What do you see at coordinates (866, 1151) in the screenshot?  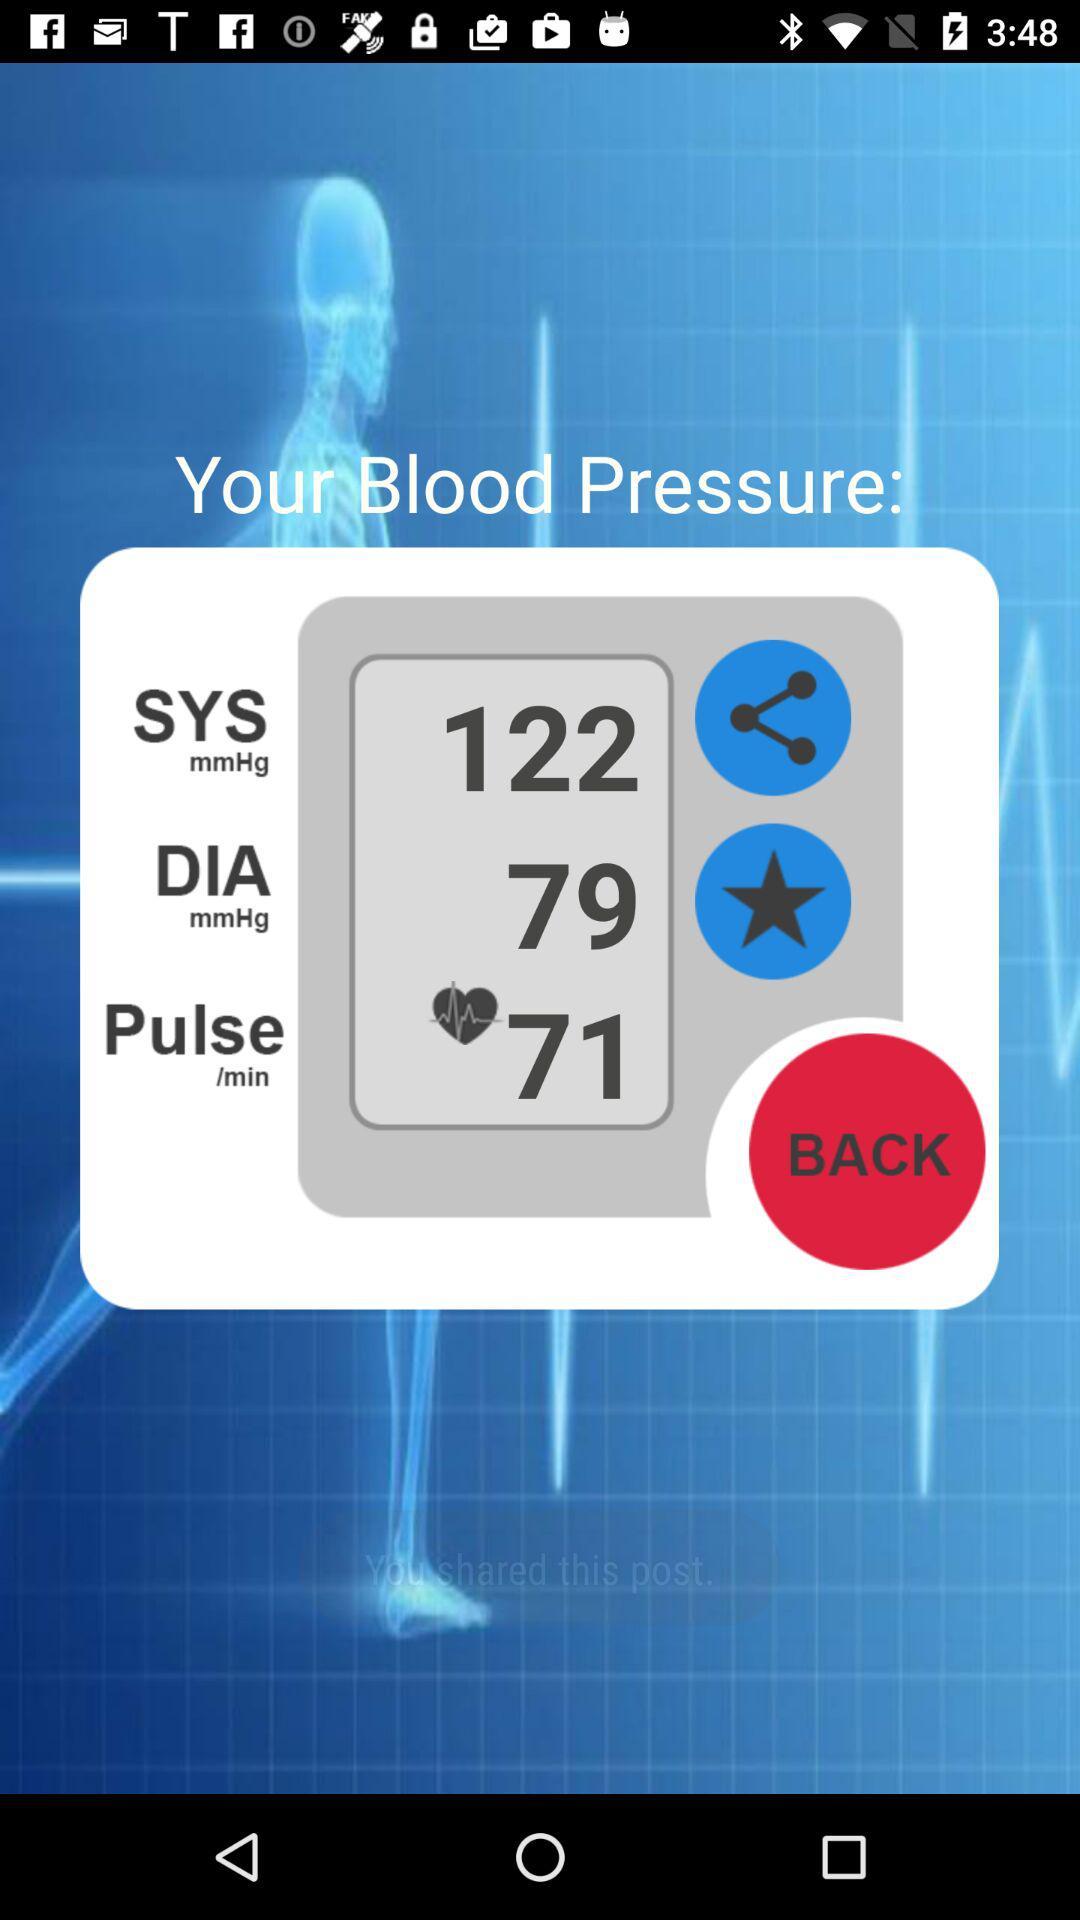 I see `go back` at bounding box center [866, 1151].